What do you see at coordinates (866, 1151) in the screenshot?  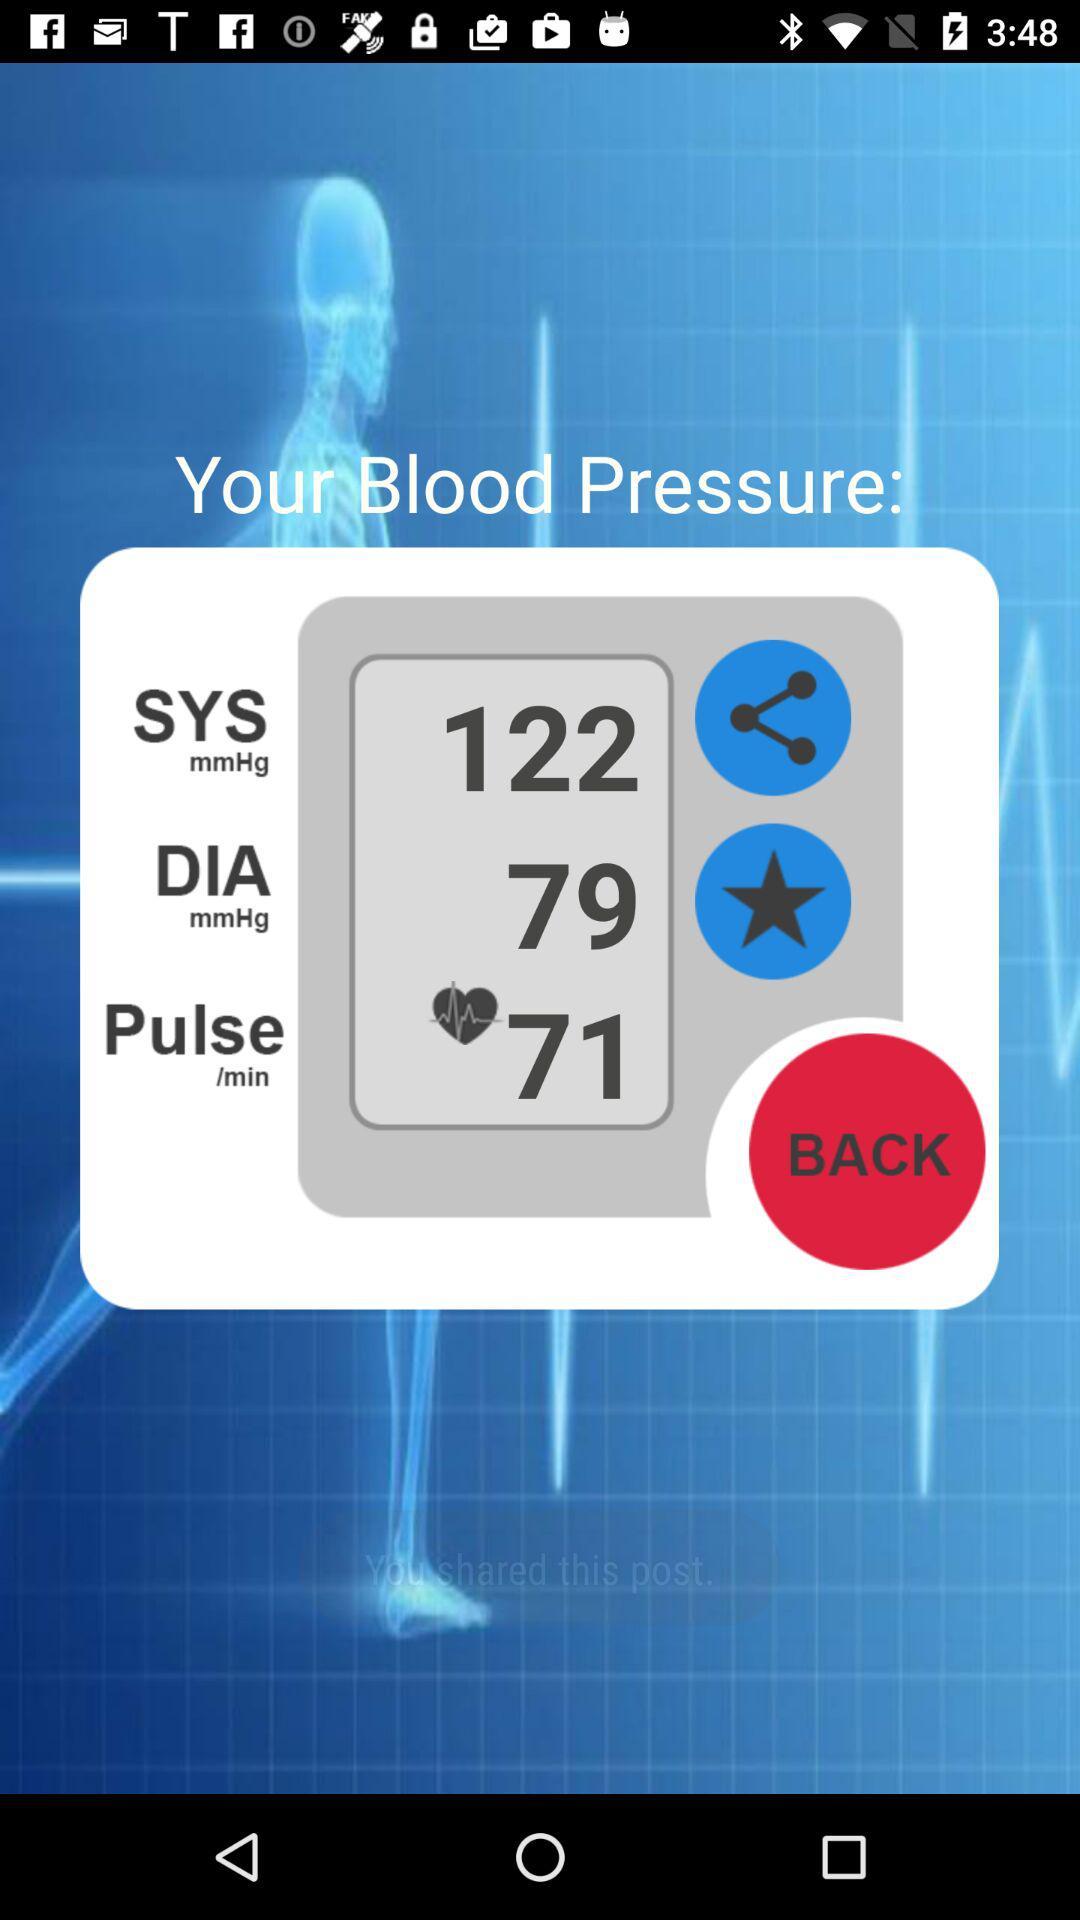 I see `go back` at bounding box center [866, 1151].